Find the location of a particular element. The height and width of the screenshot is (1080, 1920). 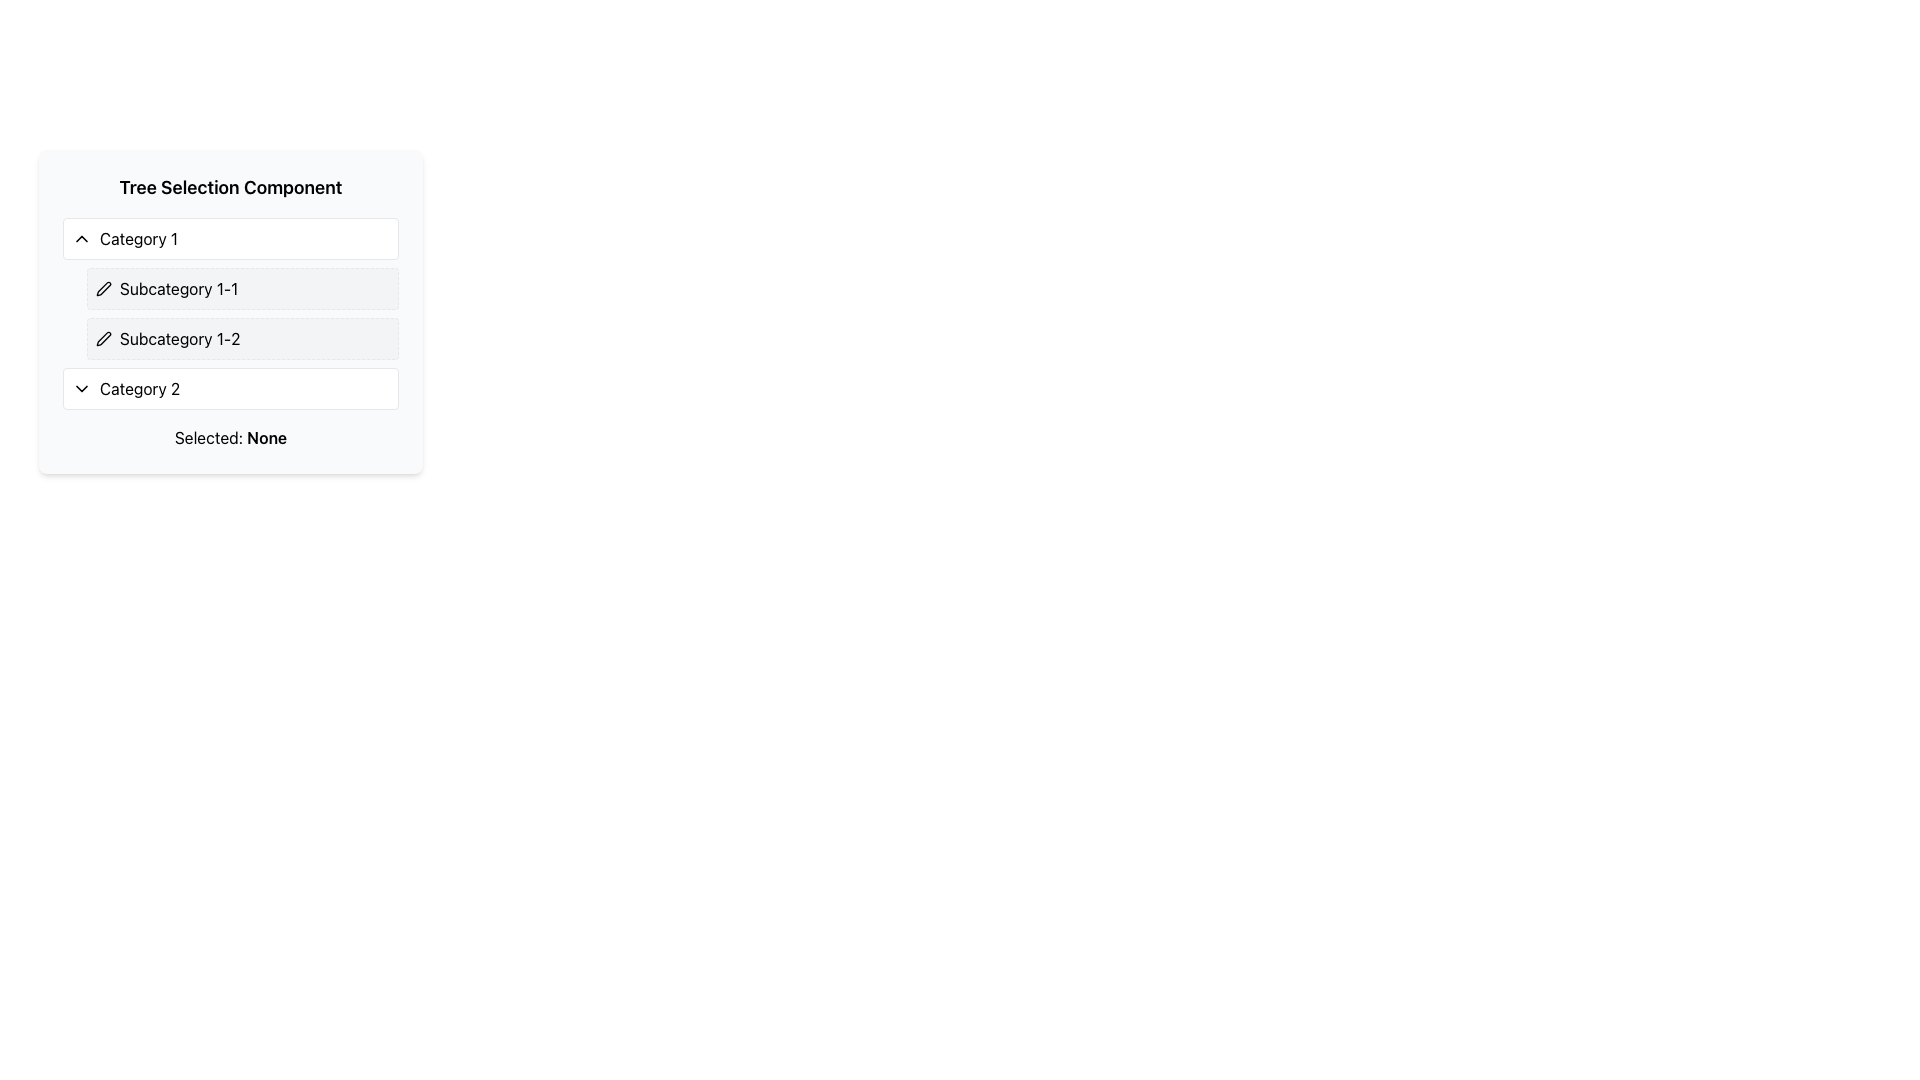

the text label displaying 'None' in bold font, located to the right of 'Selected:' under the 'Tree Selection Component' panel is located at coordinates (266, 437).